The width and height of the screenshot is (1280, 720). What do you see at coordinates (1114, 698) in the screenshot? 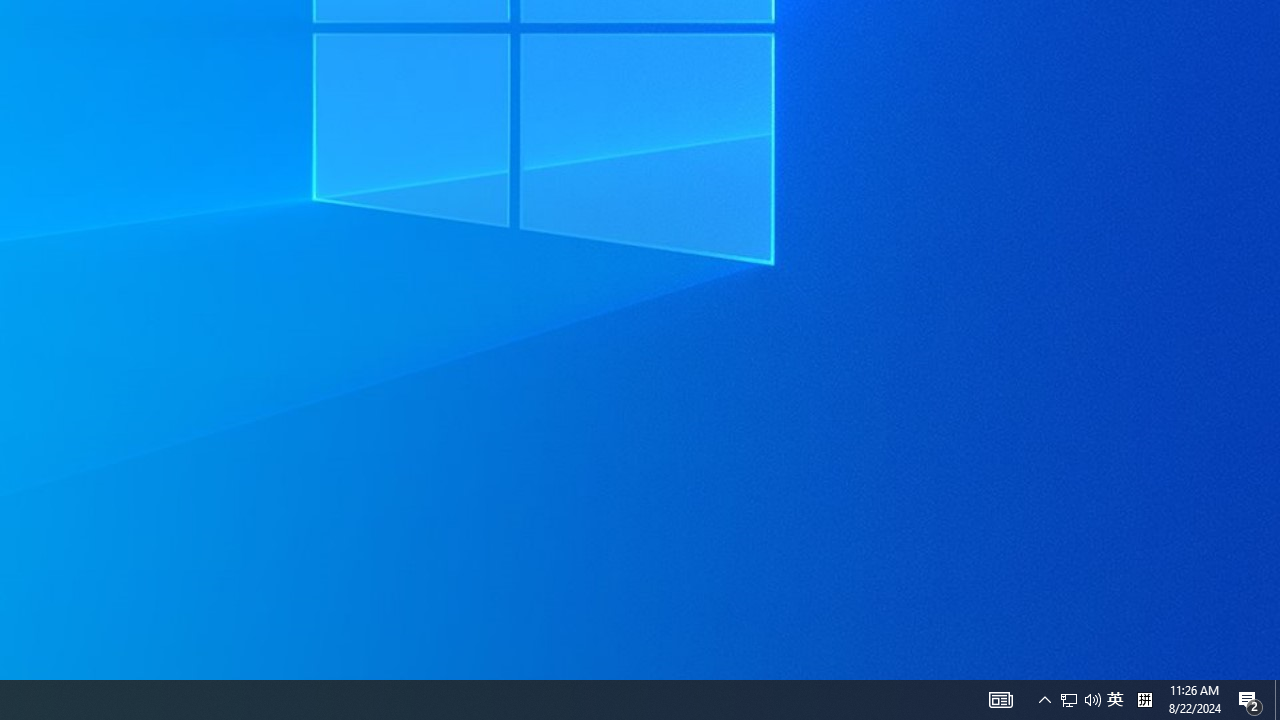
I see `'Tray Input Indicator - Chinese (Simplified, China)'` at bounding box center [1114, 698].